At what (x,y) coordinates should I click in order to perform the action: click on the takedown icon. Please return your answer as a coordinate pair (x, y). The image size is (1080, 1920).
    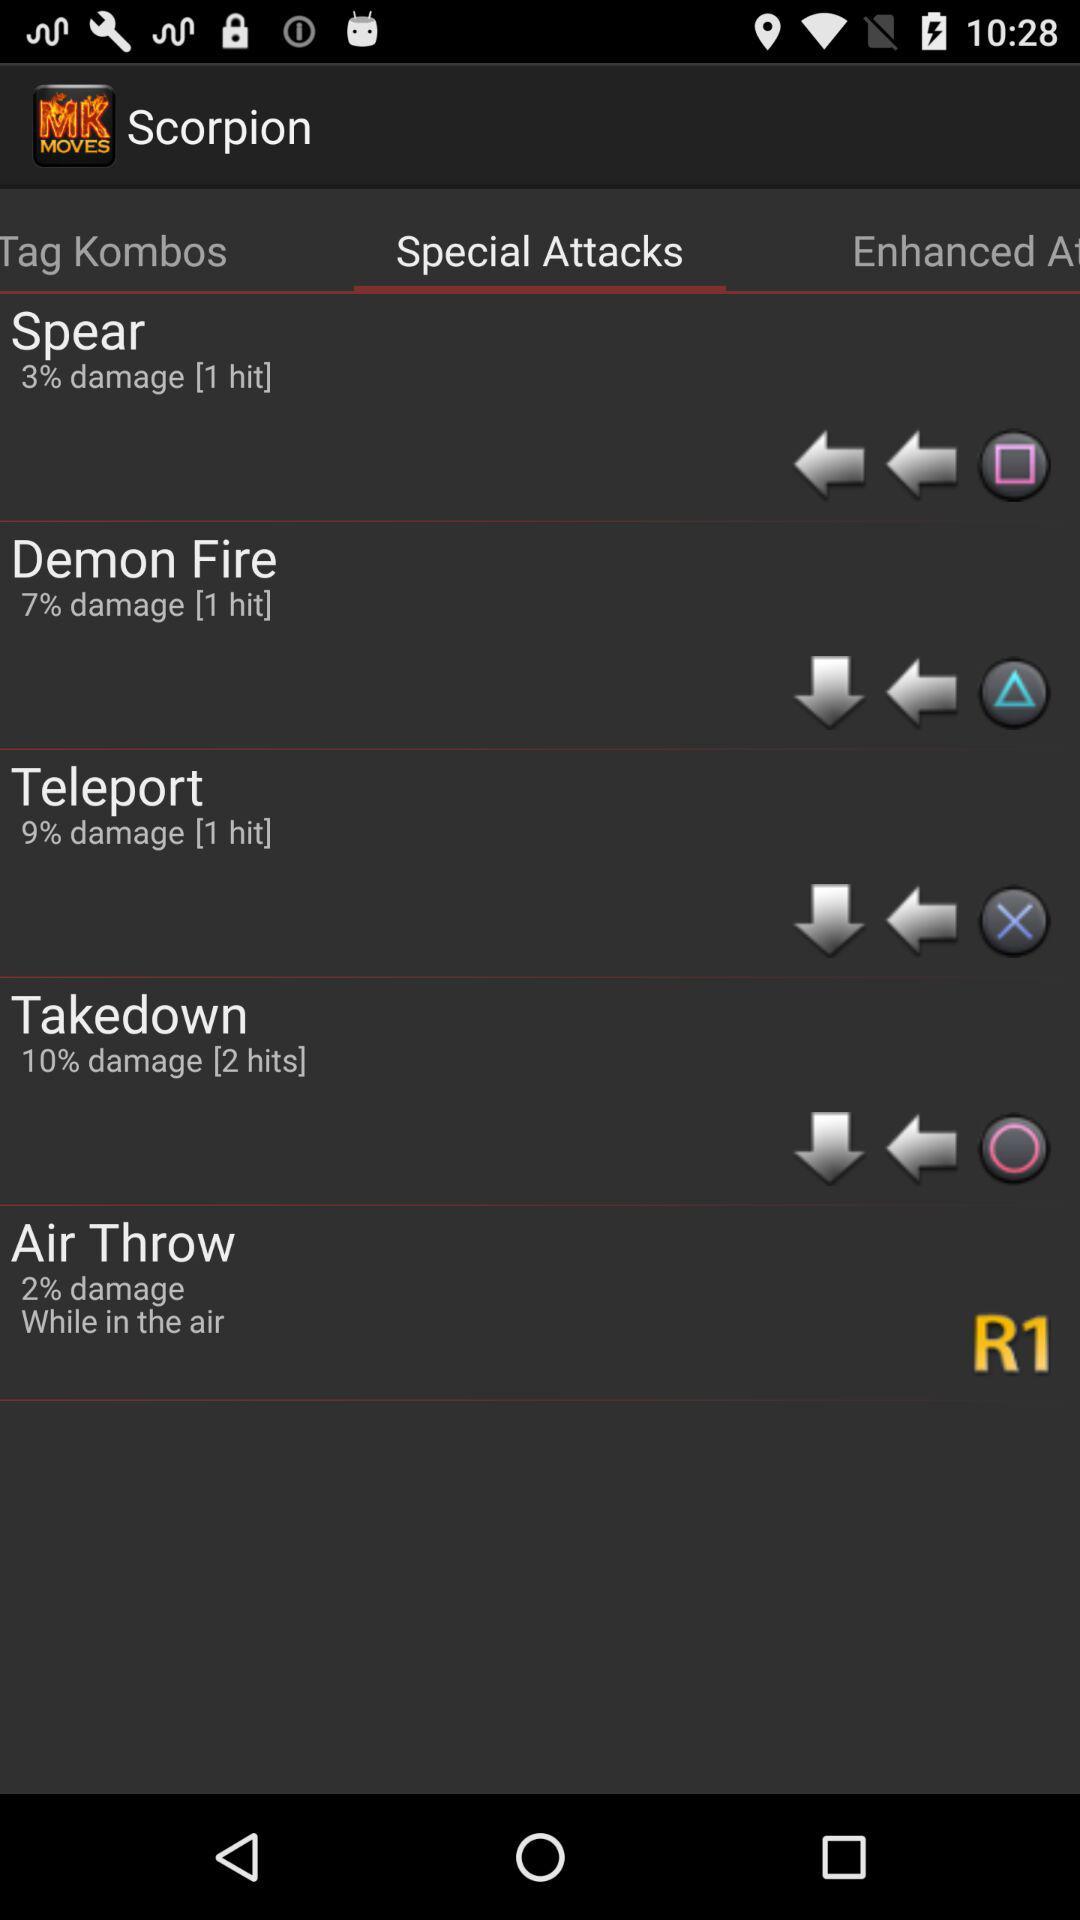
    Looking at the image, I should click on (129, 1012).